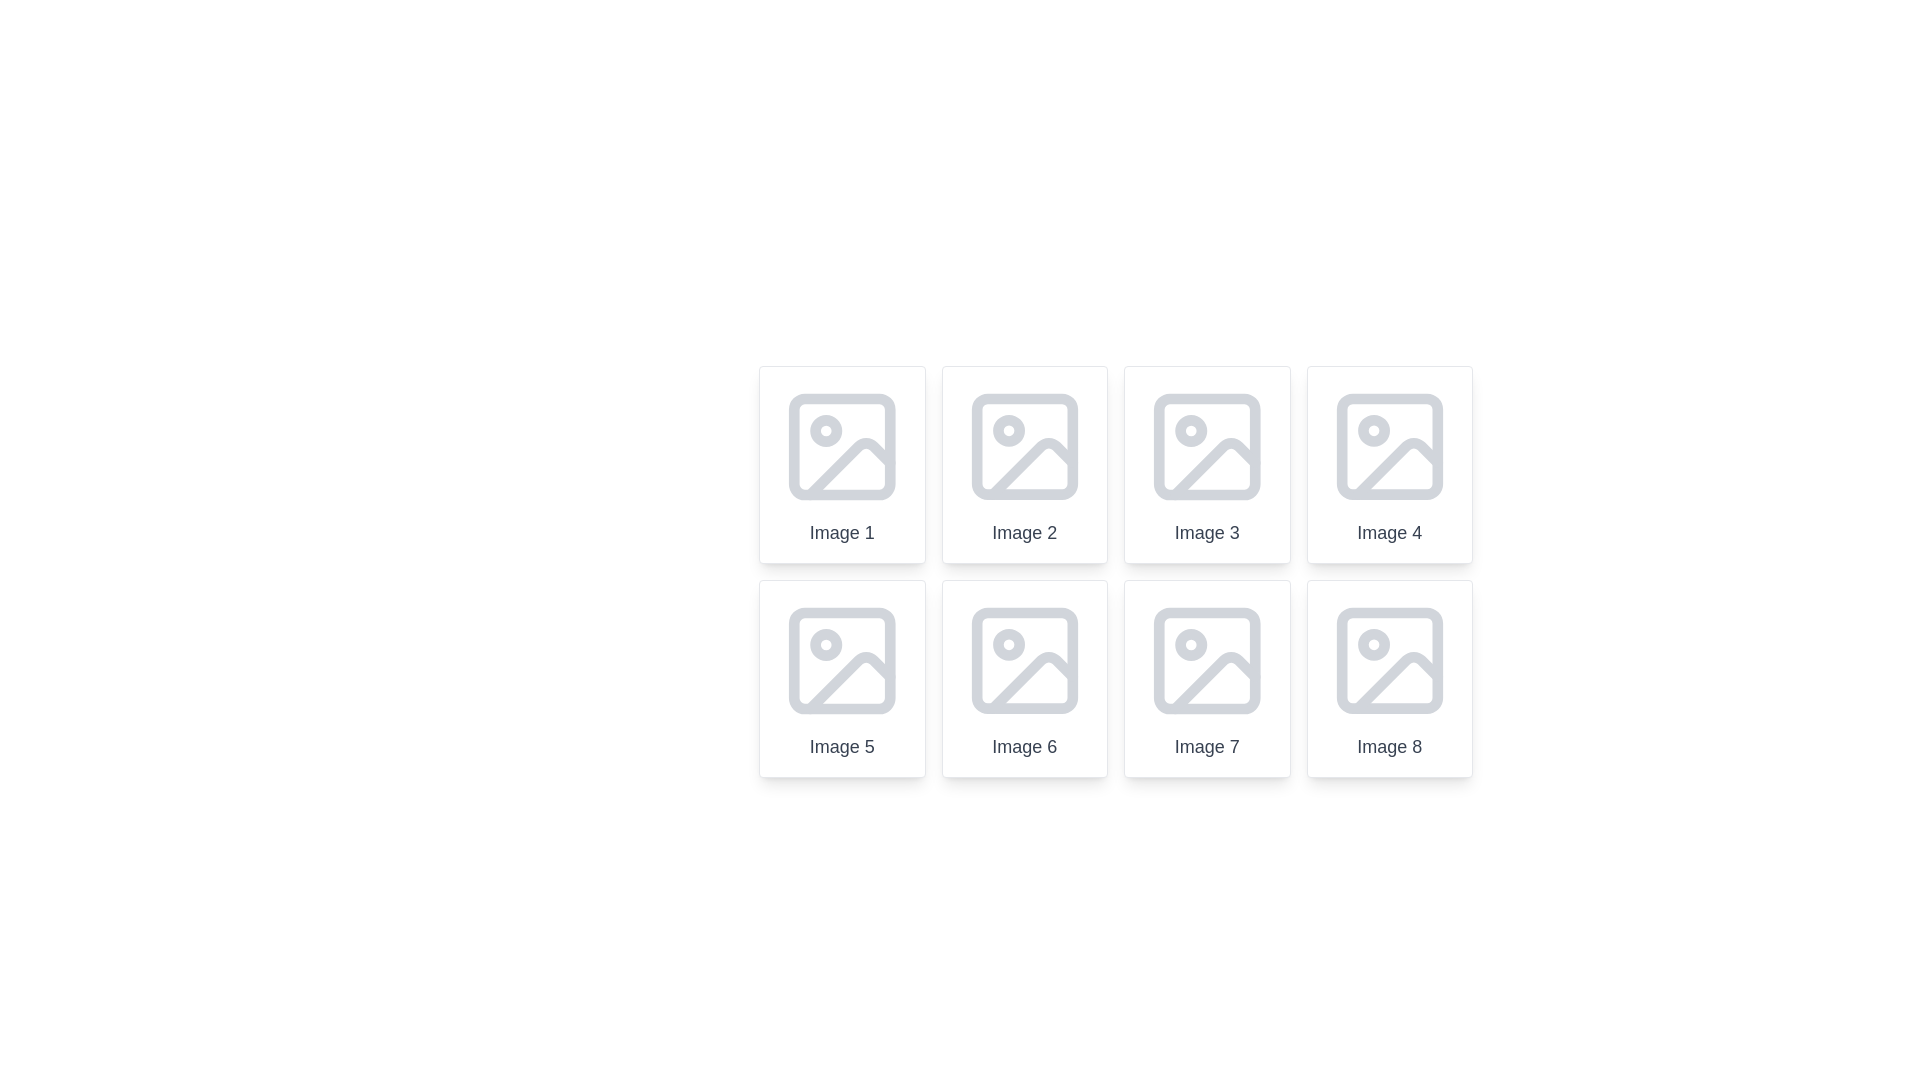 This screenshot has width=1920, height=1080. What do you see at coordinates (1206, 446) in the screenshot?
I see `the SVG icon representing 'Image 3' located in the first row of a grid layout of image placeholders` at bounding box center [1206, 446].